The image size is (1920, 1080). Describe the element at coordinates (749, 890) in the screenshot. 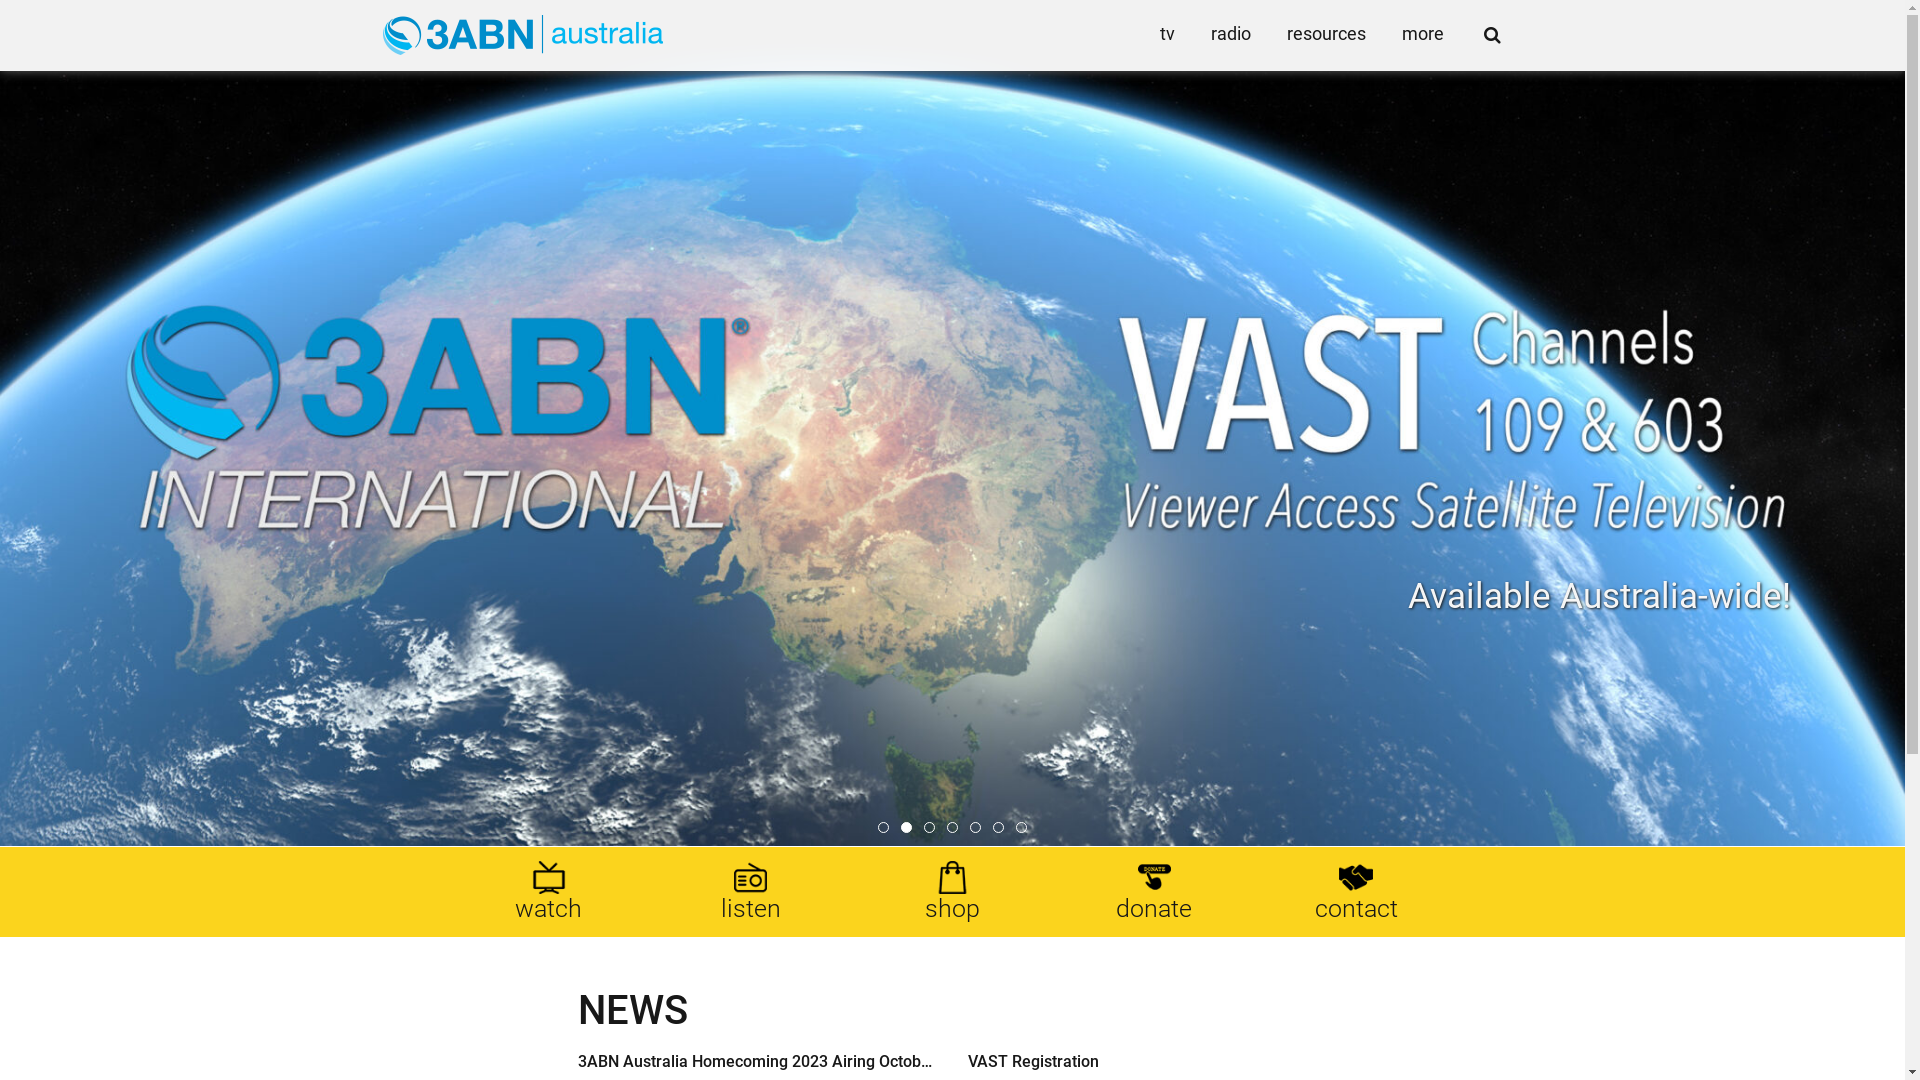

I see `'listen'` at that location.